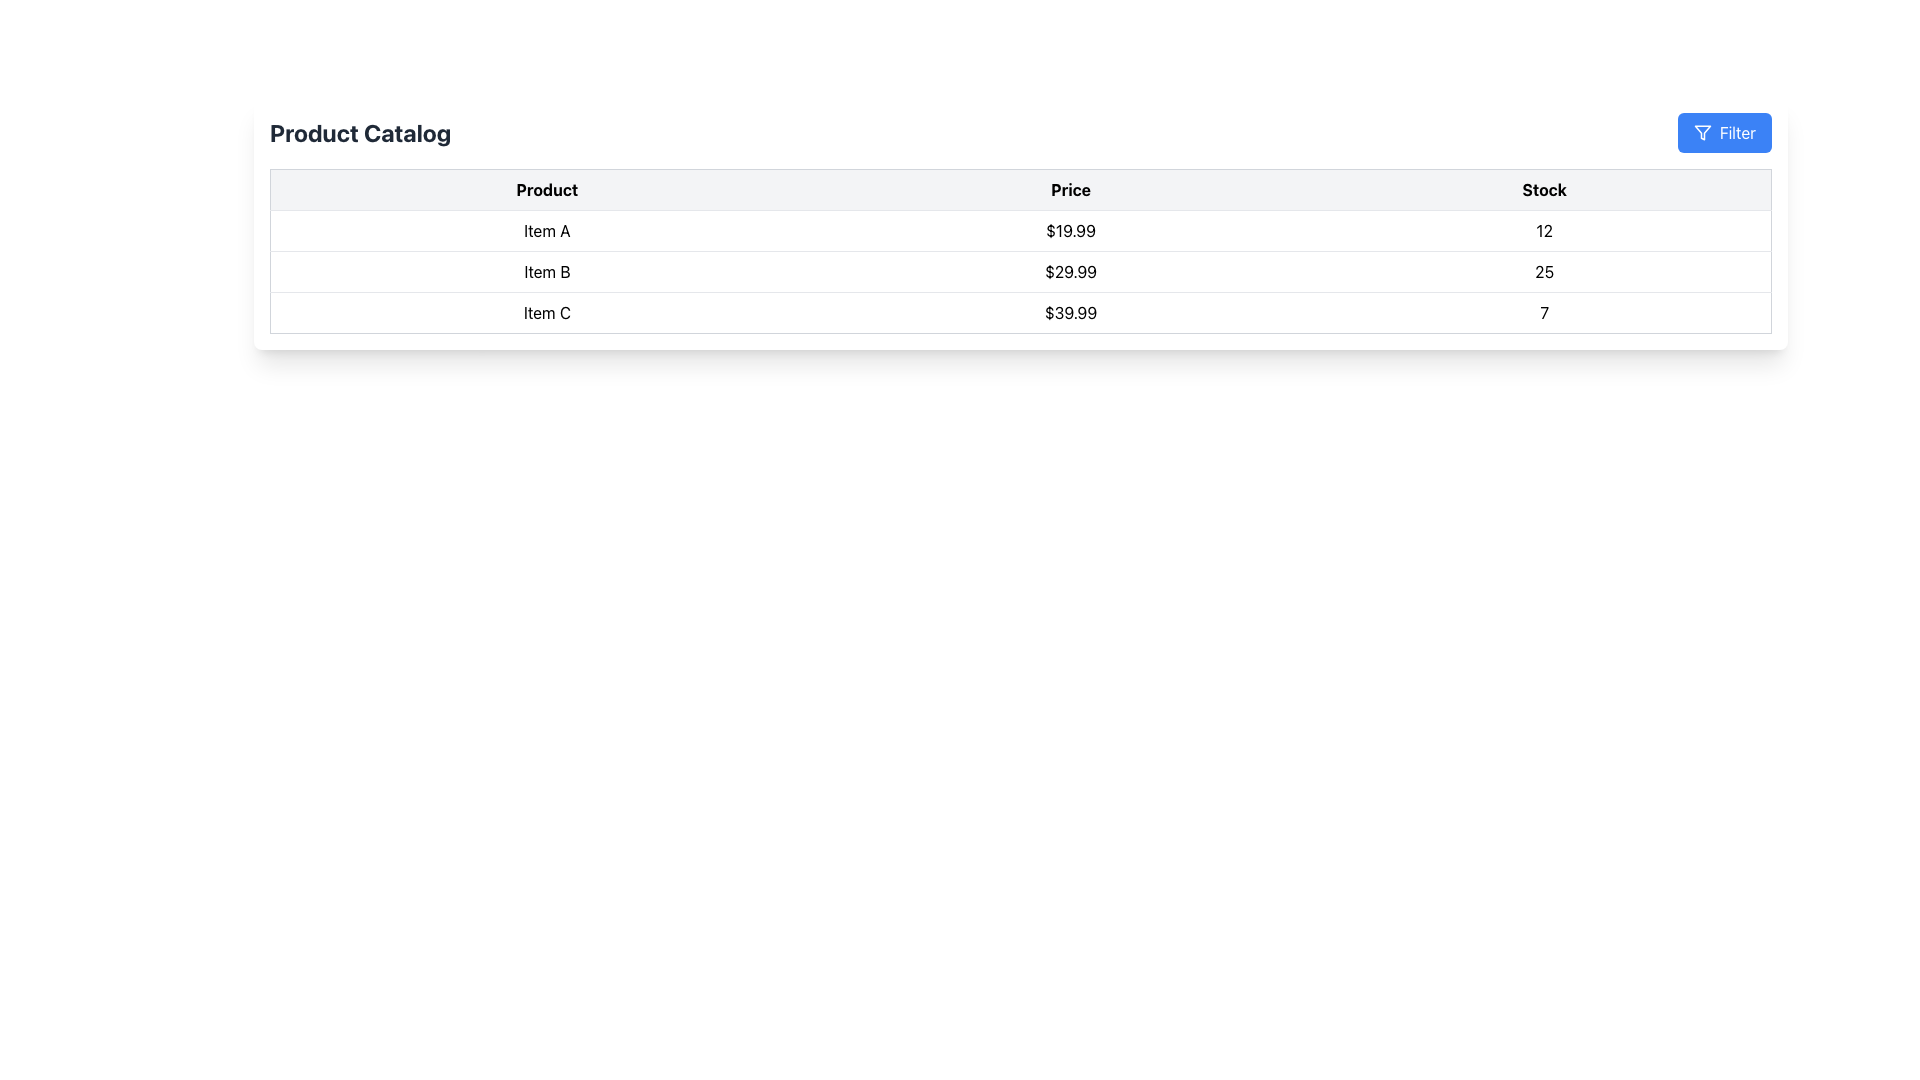 The height and width of the screenshot is (1080, 1920). I want to click on the text label displaying 'Item A' in the first row of the product catalog table, located under the 'Product' column, so click(547, 230).